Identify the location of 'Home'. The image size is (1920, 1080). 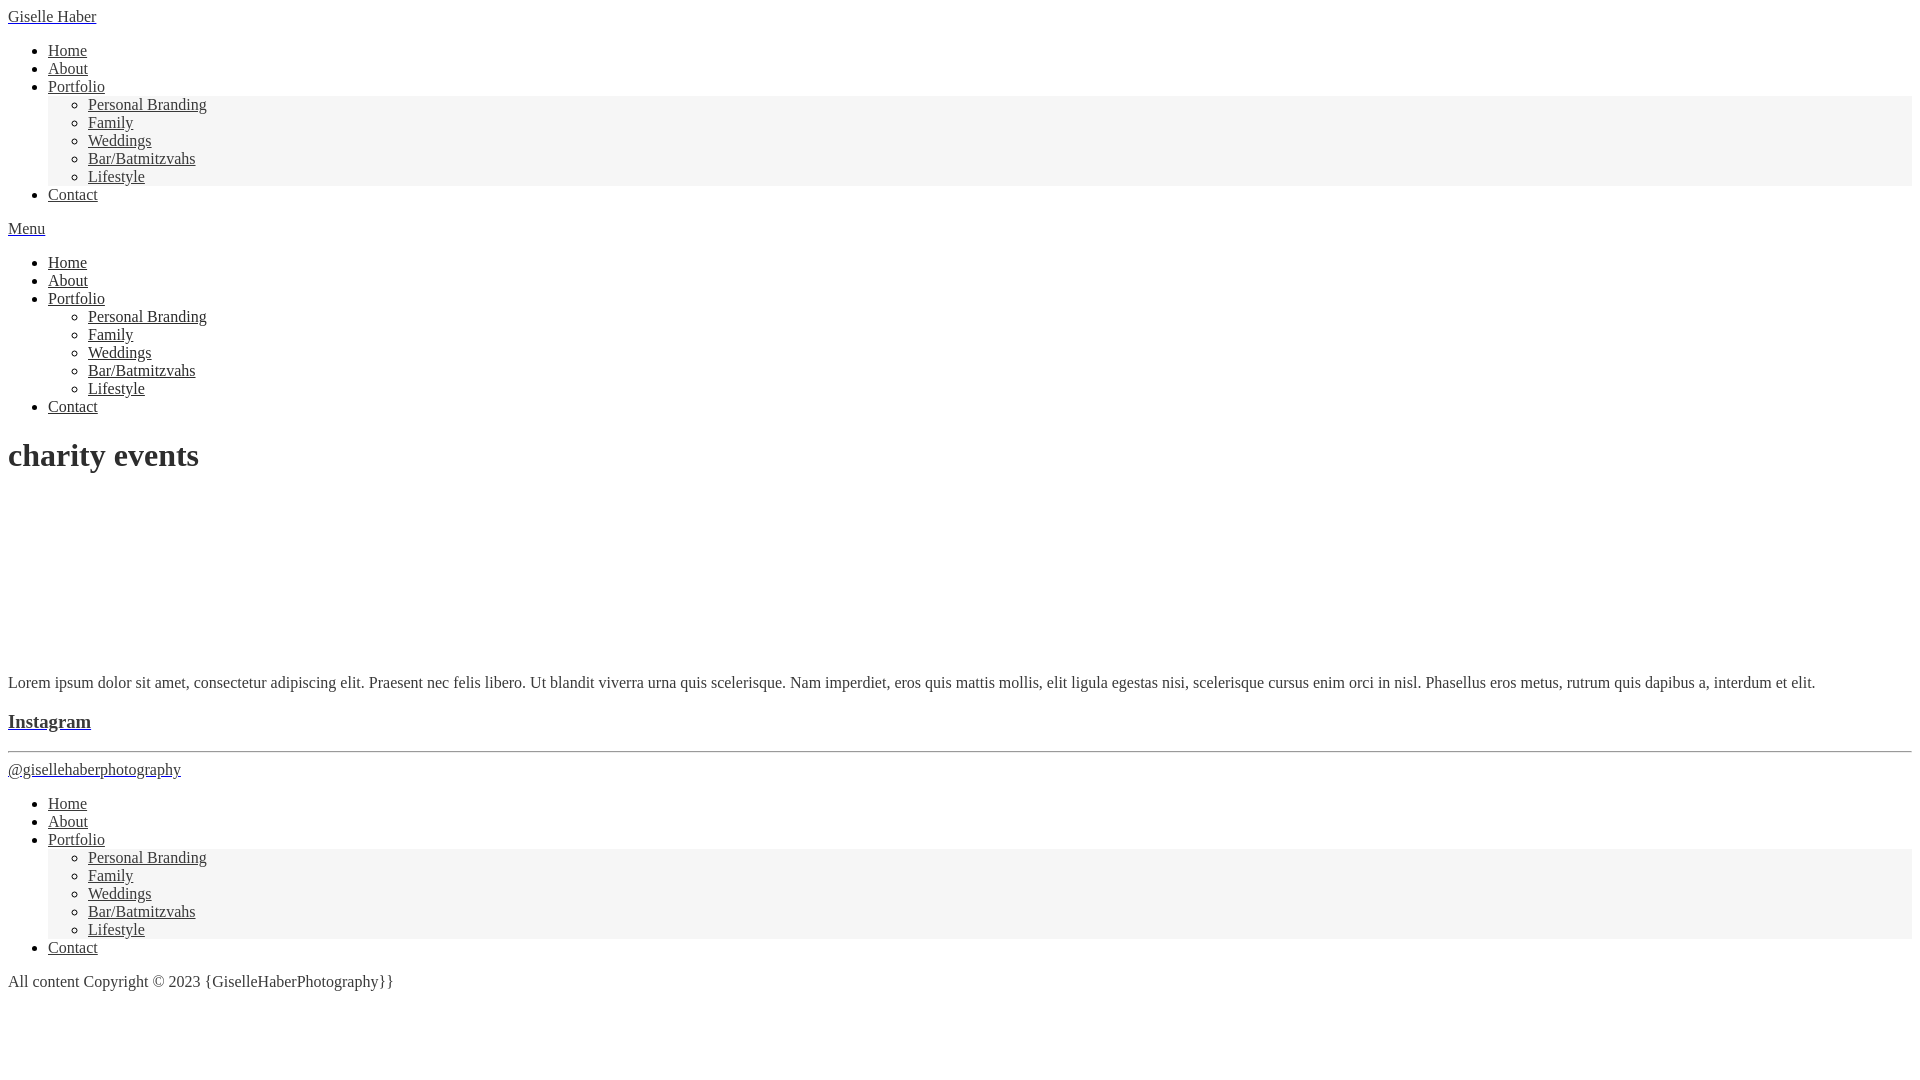
(67, 49).